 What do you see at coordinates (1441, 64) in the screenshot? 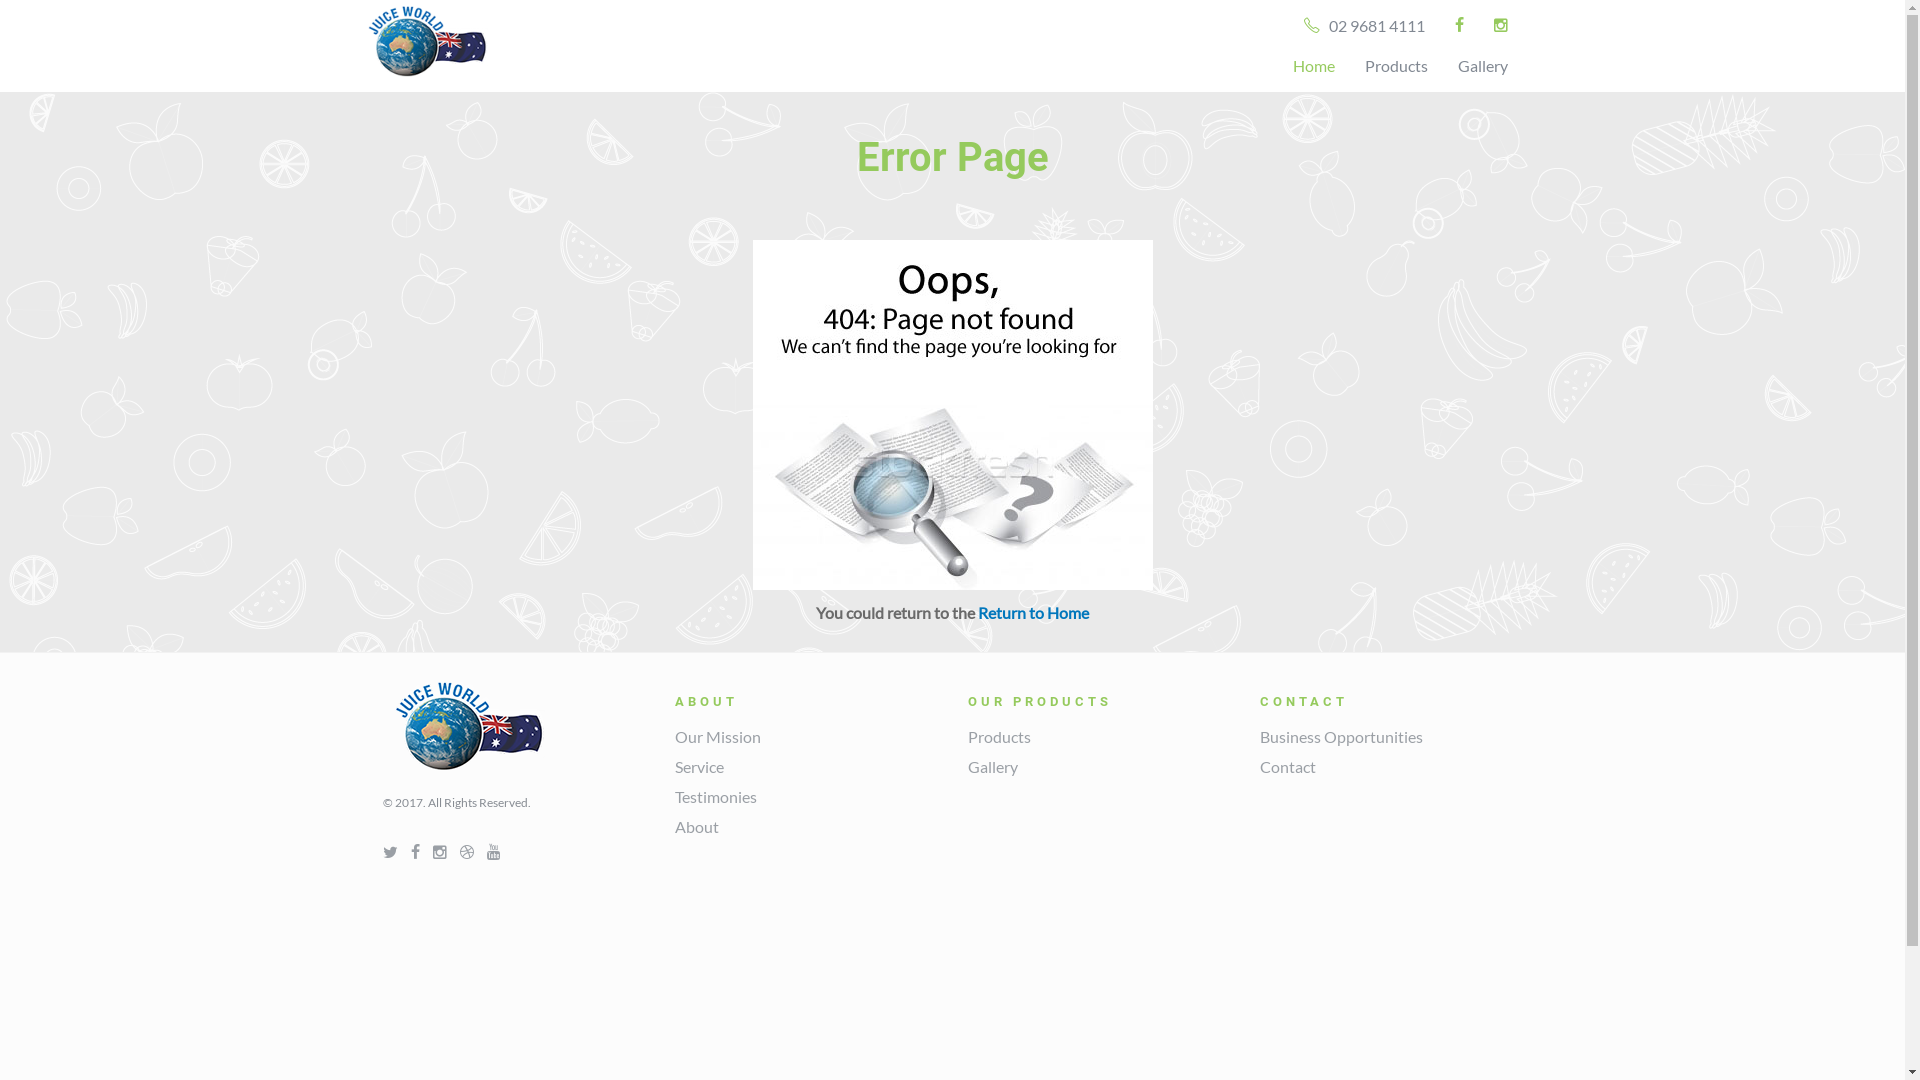
I see `'Gallery'` at bounding box center [1441, 64].